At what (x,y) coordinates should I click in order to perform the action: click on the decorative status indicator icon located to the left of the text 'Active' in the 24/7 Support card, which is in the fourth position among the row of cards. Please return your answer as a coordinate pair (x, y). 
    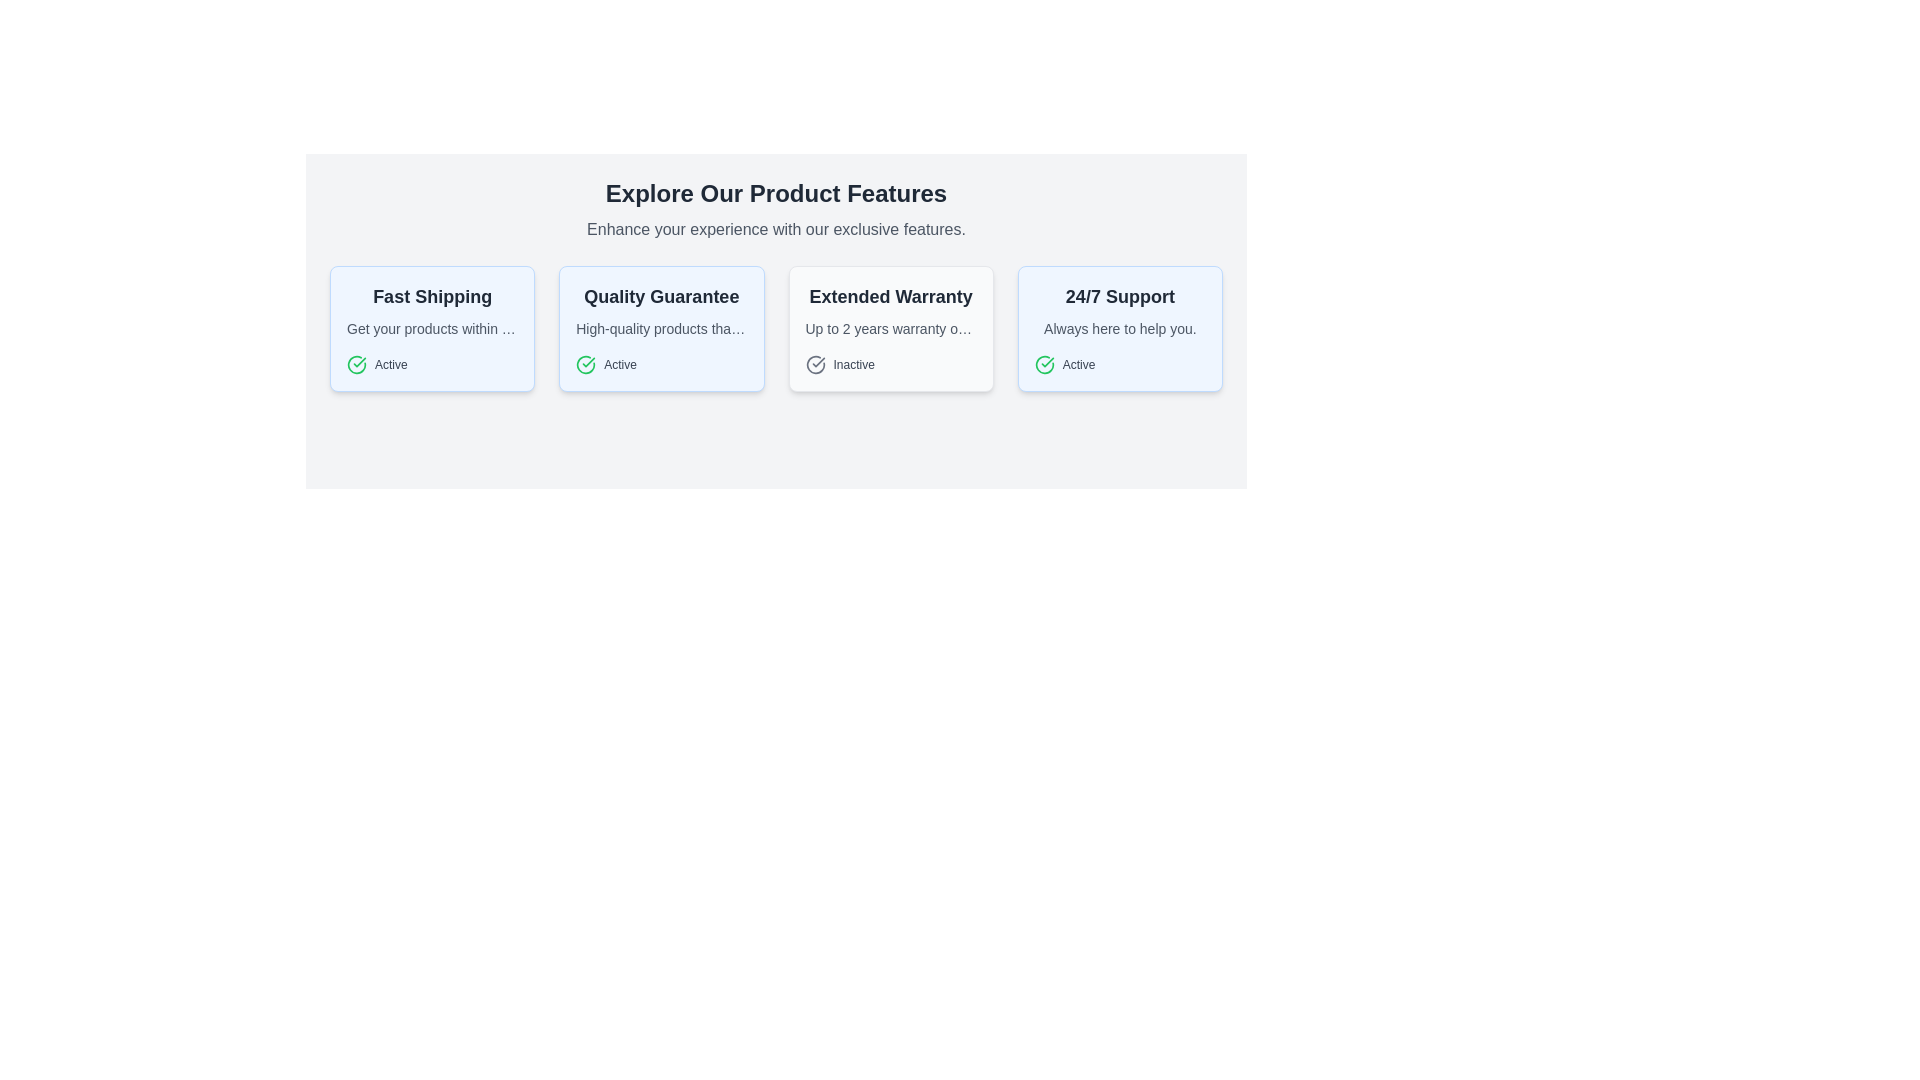
    Looking at the image, I should click on (1043, 365).